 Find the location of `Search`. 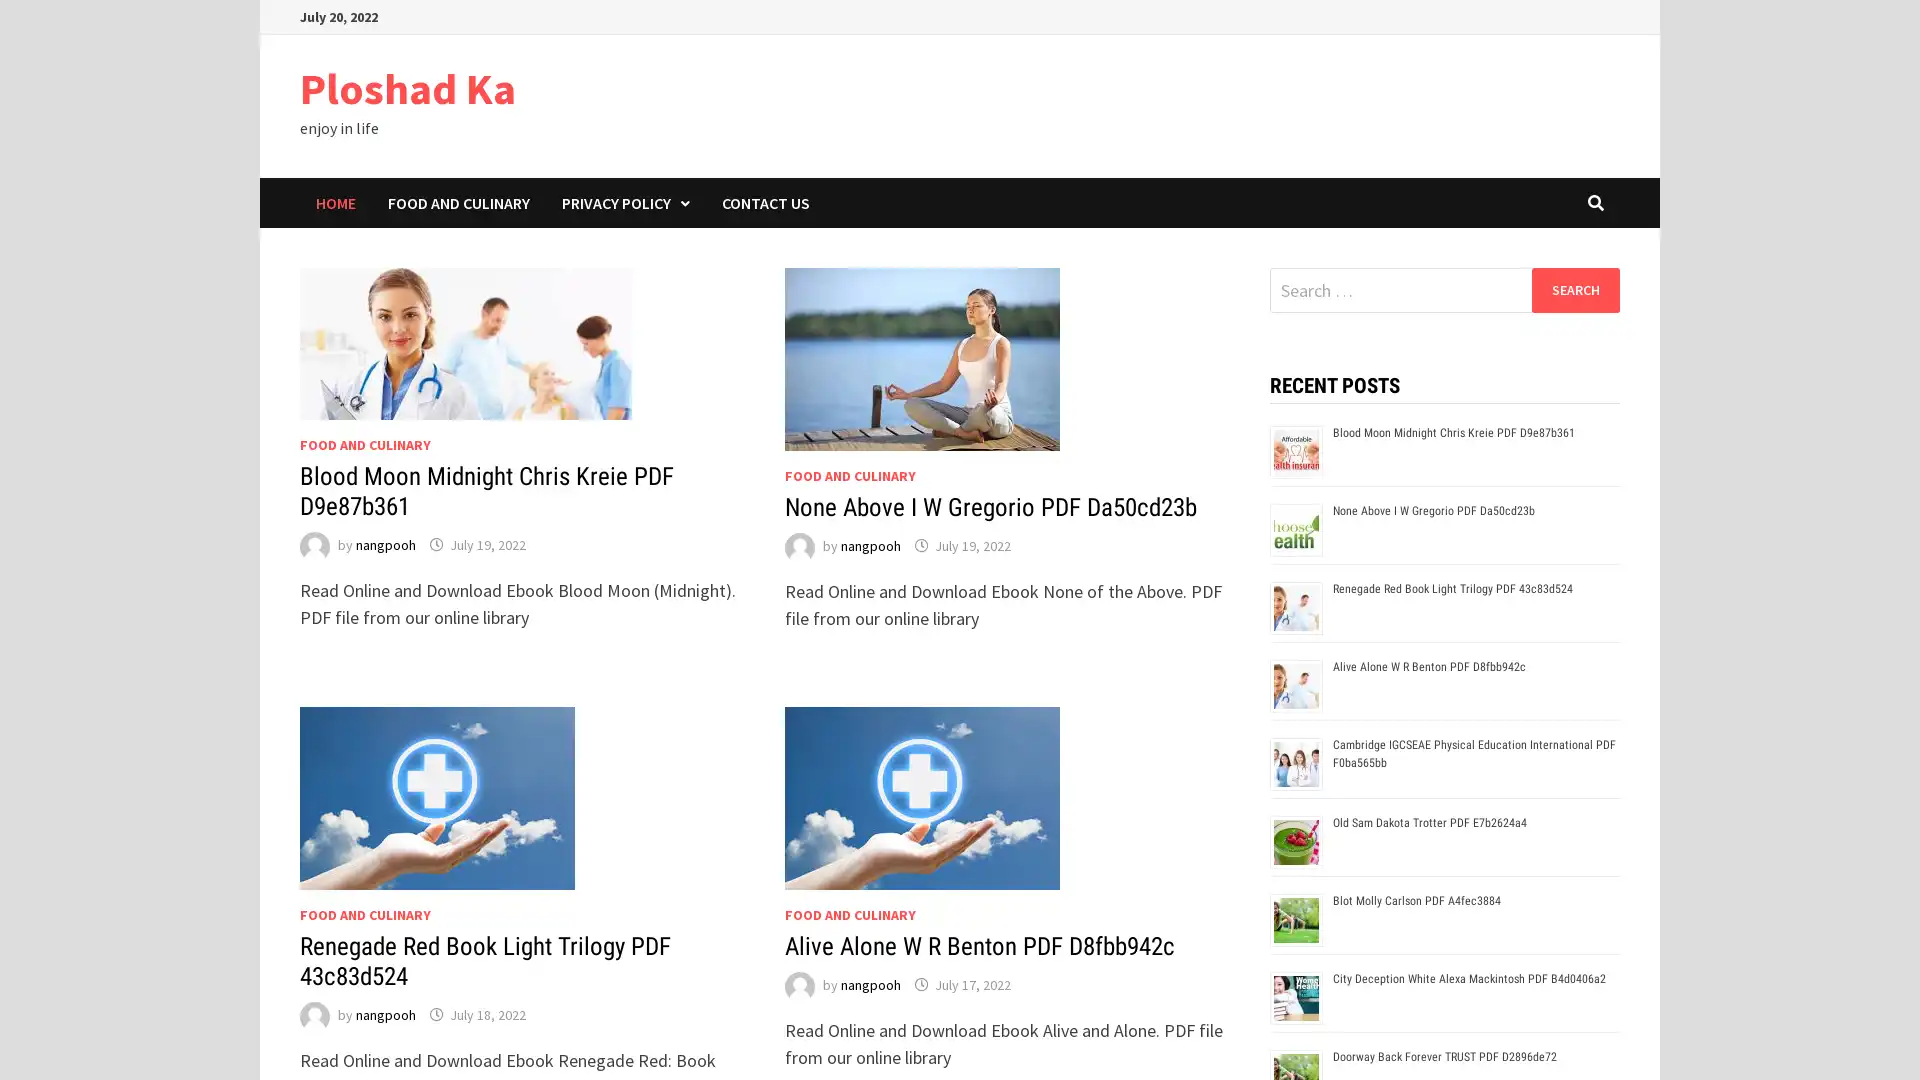

Search is located at coordinates (1574, 289).